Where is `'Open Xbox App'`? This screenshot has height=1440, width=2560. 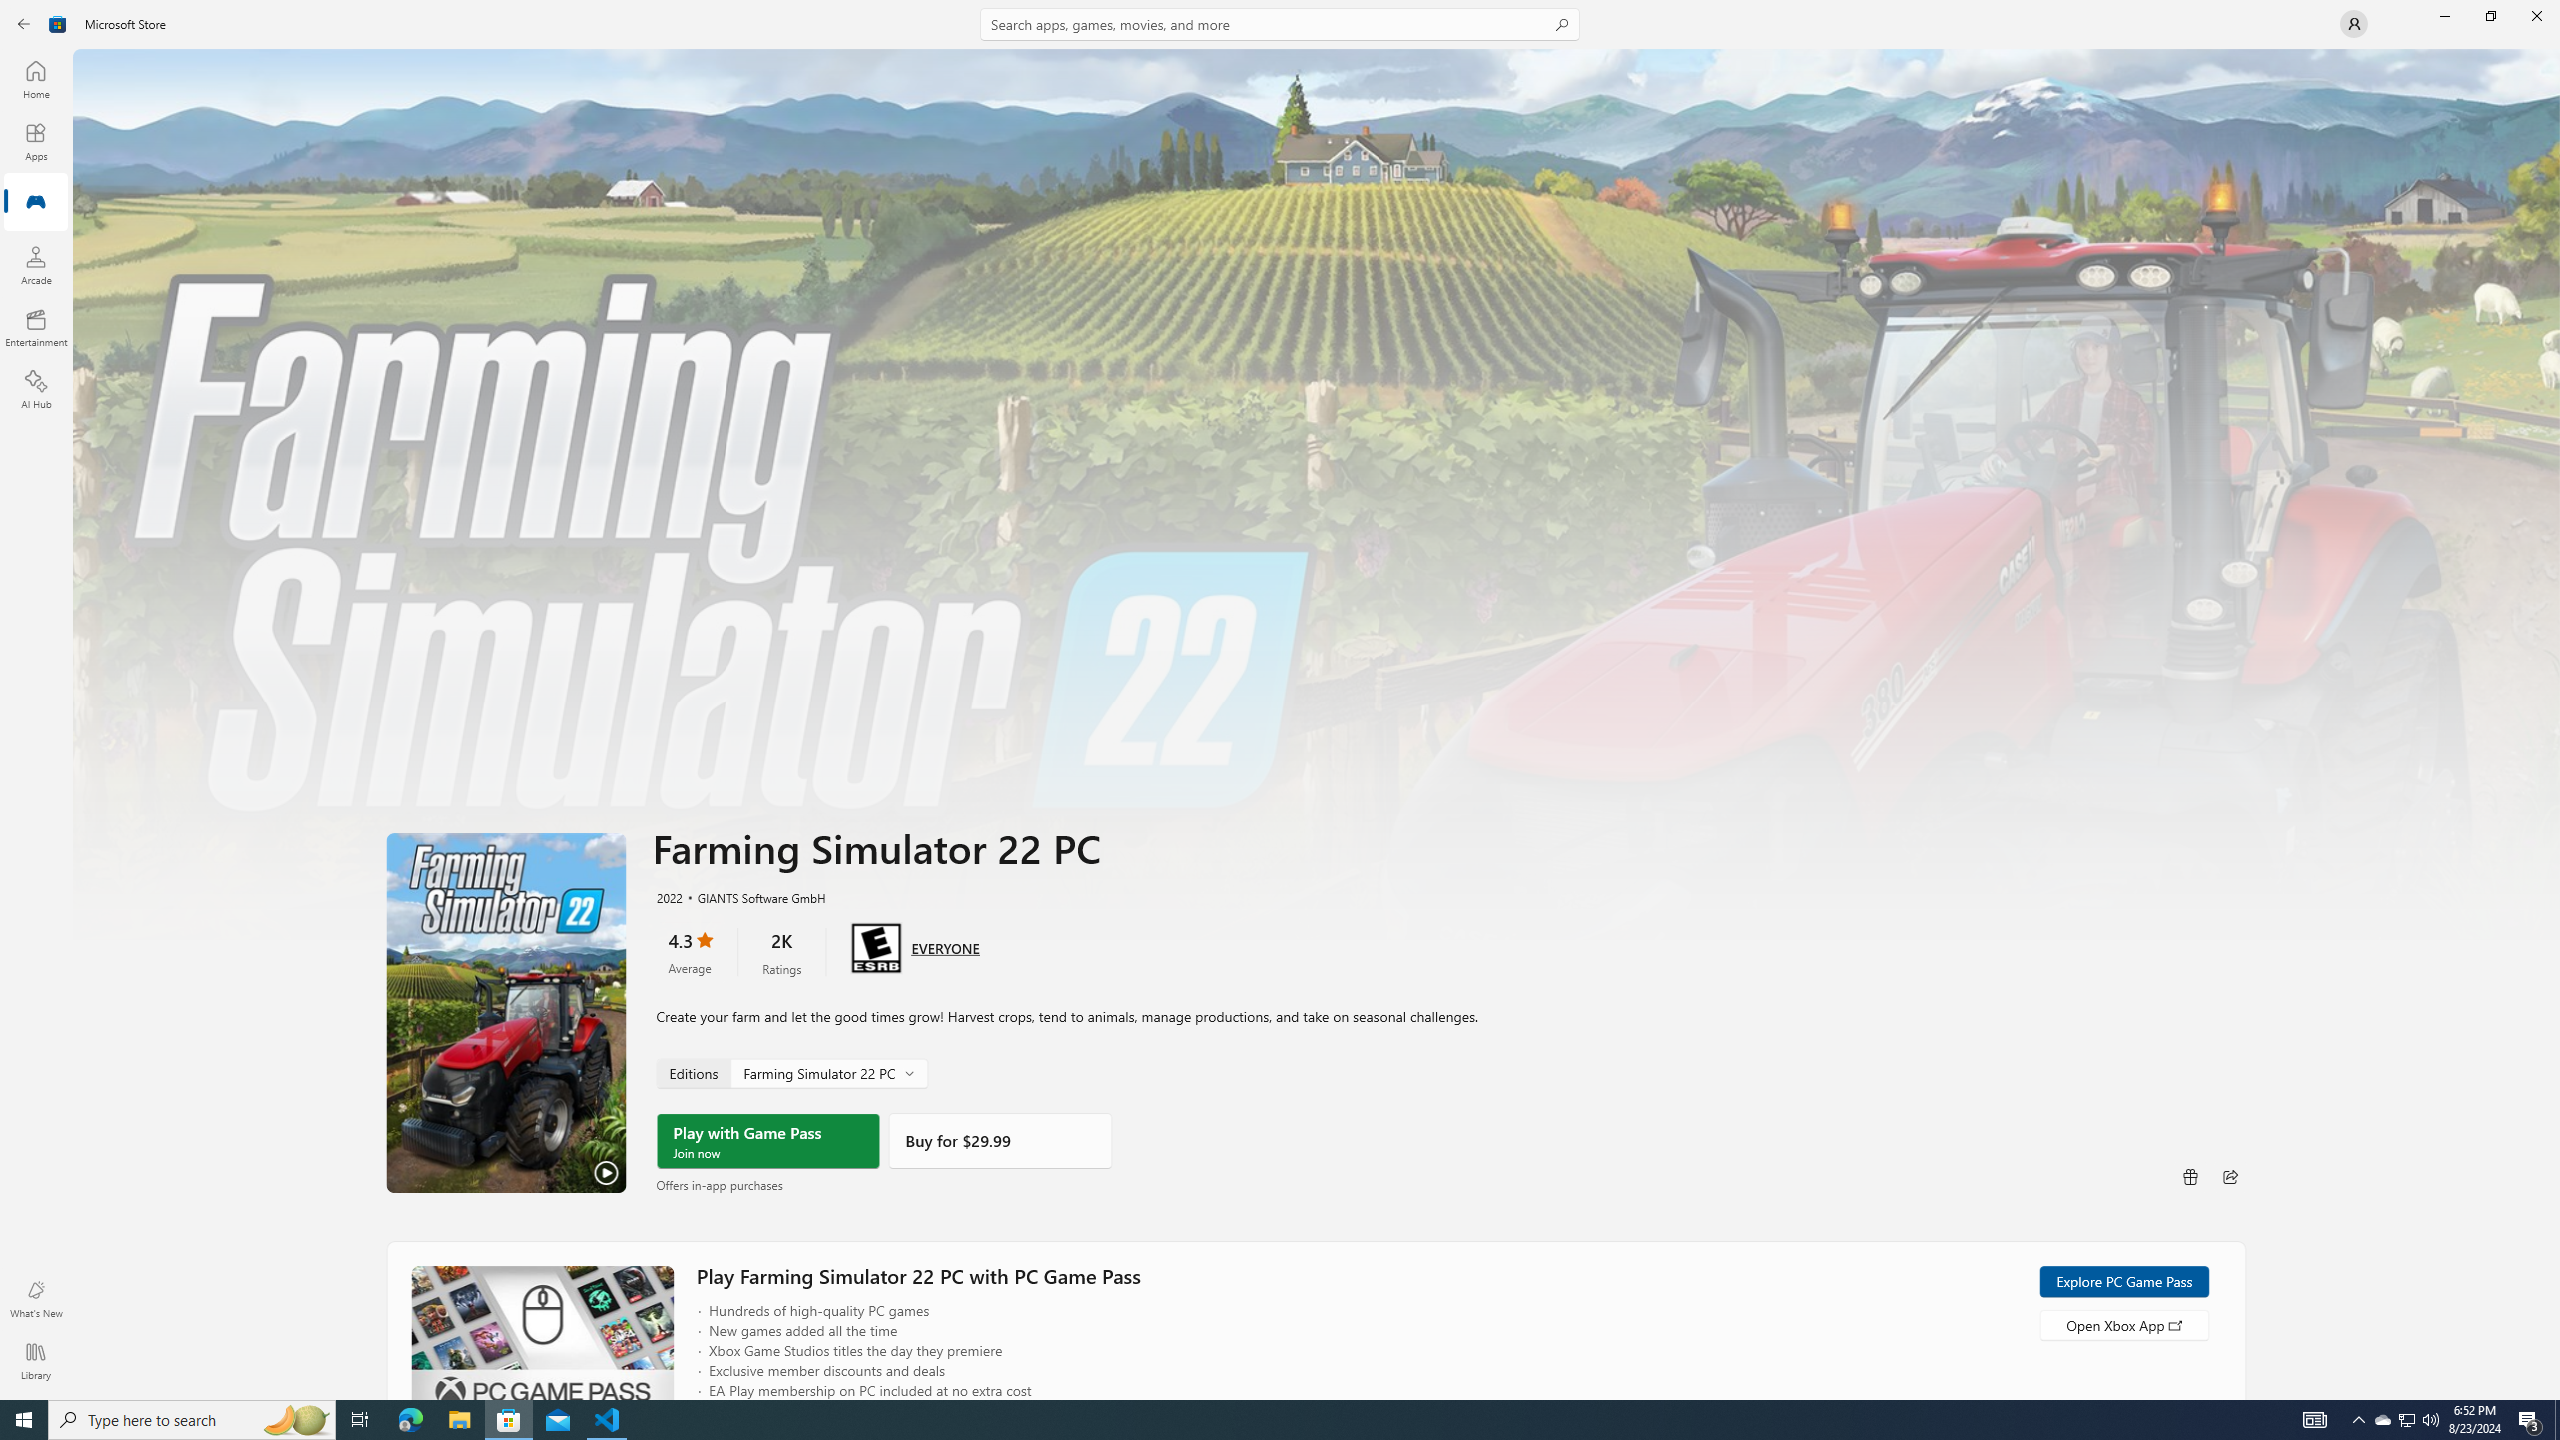 'Open Xbox App' is located at coordinates (2123, 1324).